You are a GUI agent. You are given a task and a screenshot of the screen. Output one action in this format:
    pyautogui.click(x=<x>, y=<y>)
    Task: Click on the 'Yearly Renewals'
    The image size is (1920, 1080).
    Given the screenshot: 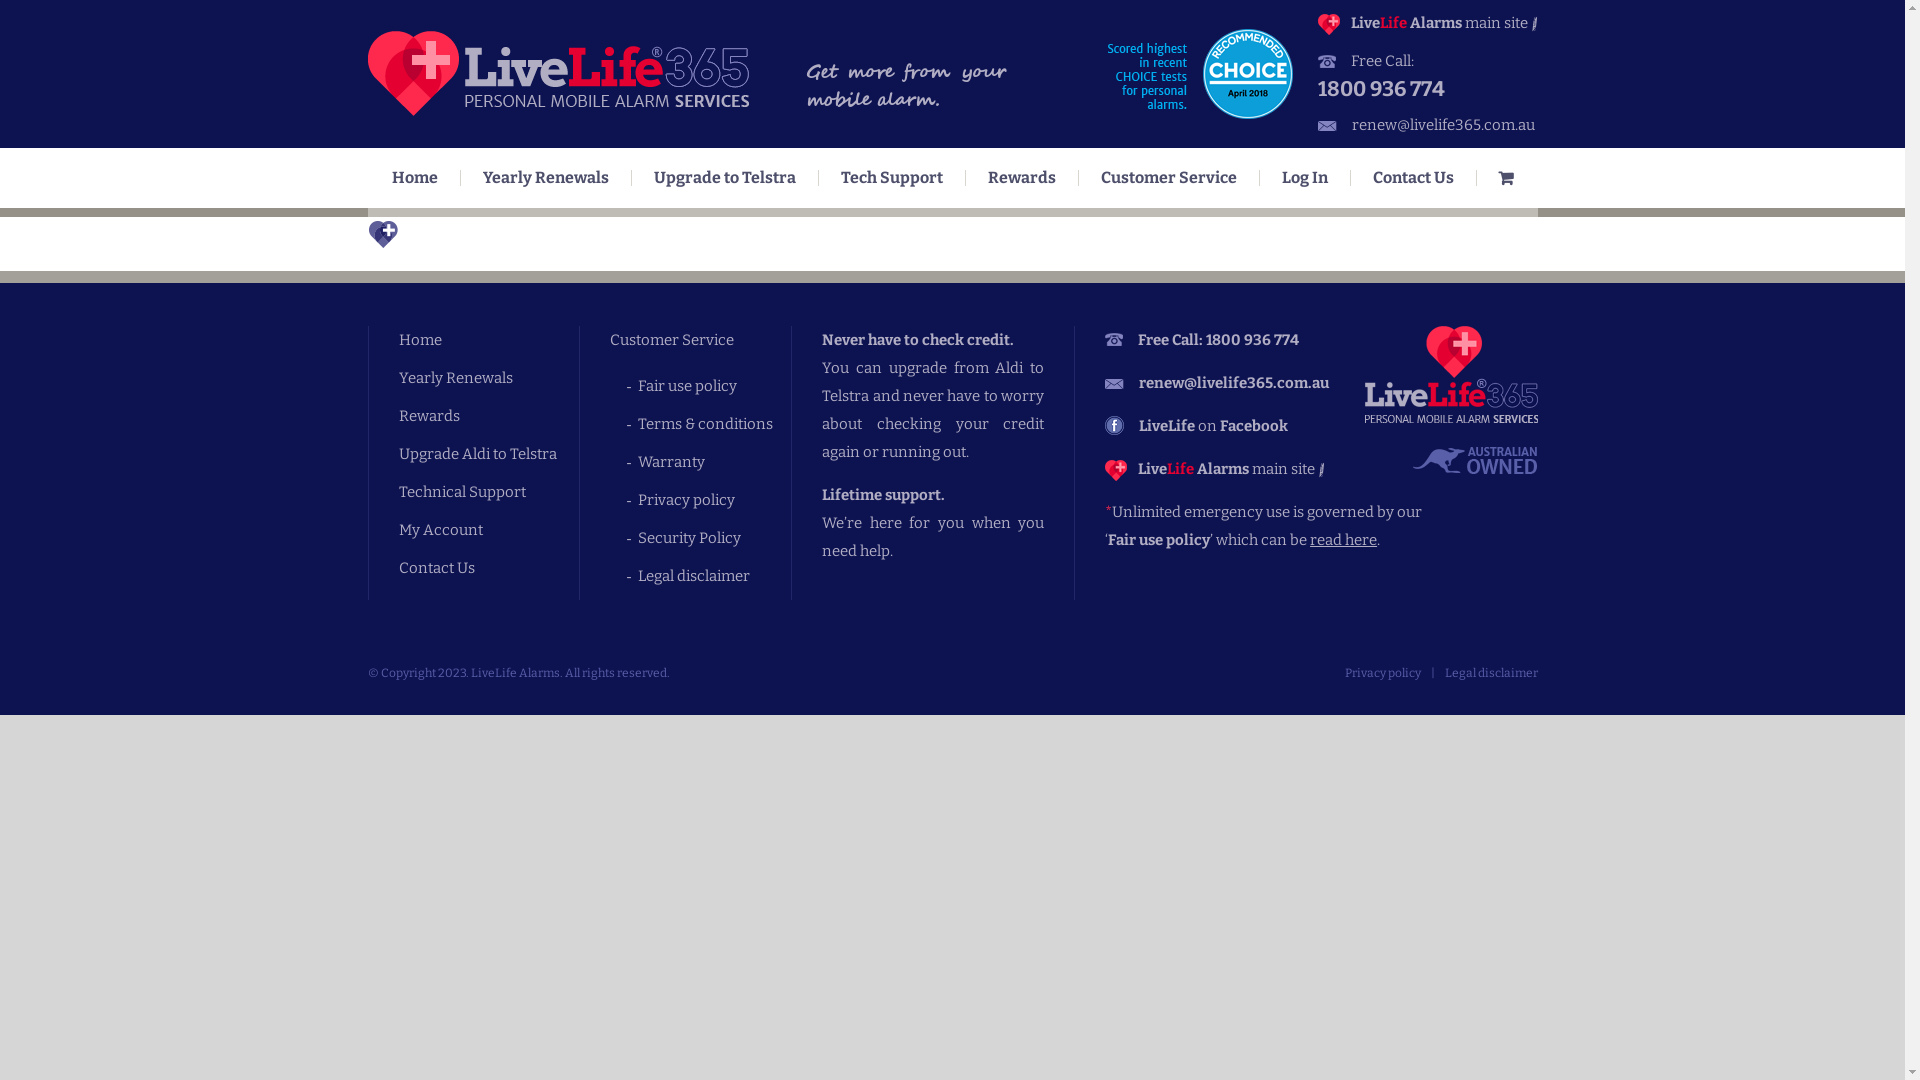 What is the action you would take?
    pyautogui.click(x=488, y=378)
    